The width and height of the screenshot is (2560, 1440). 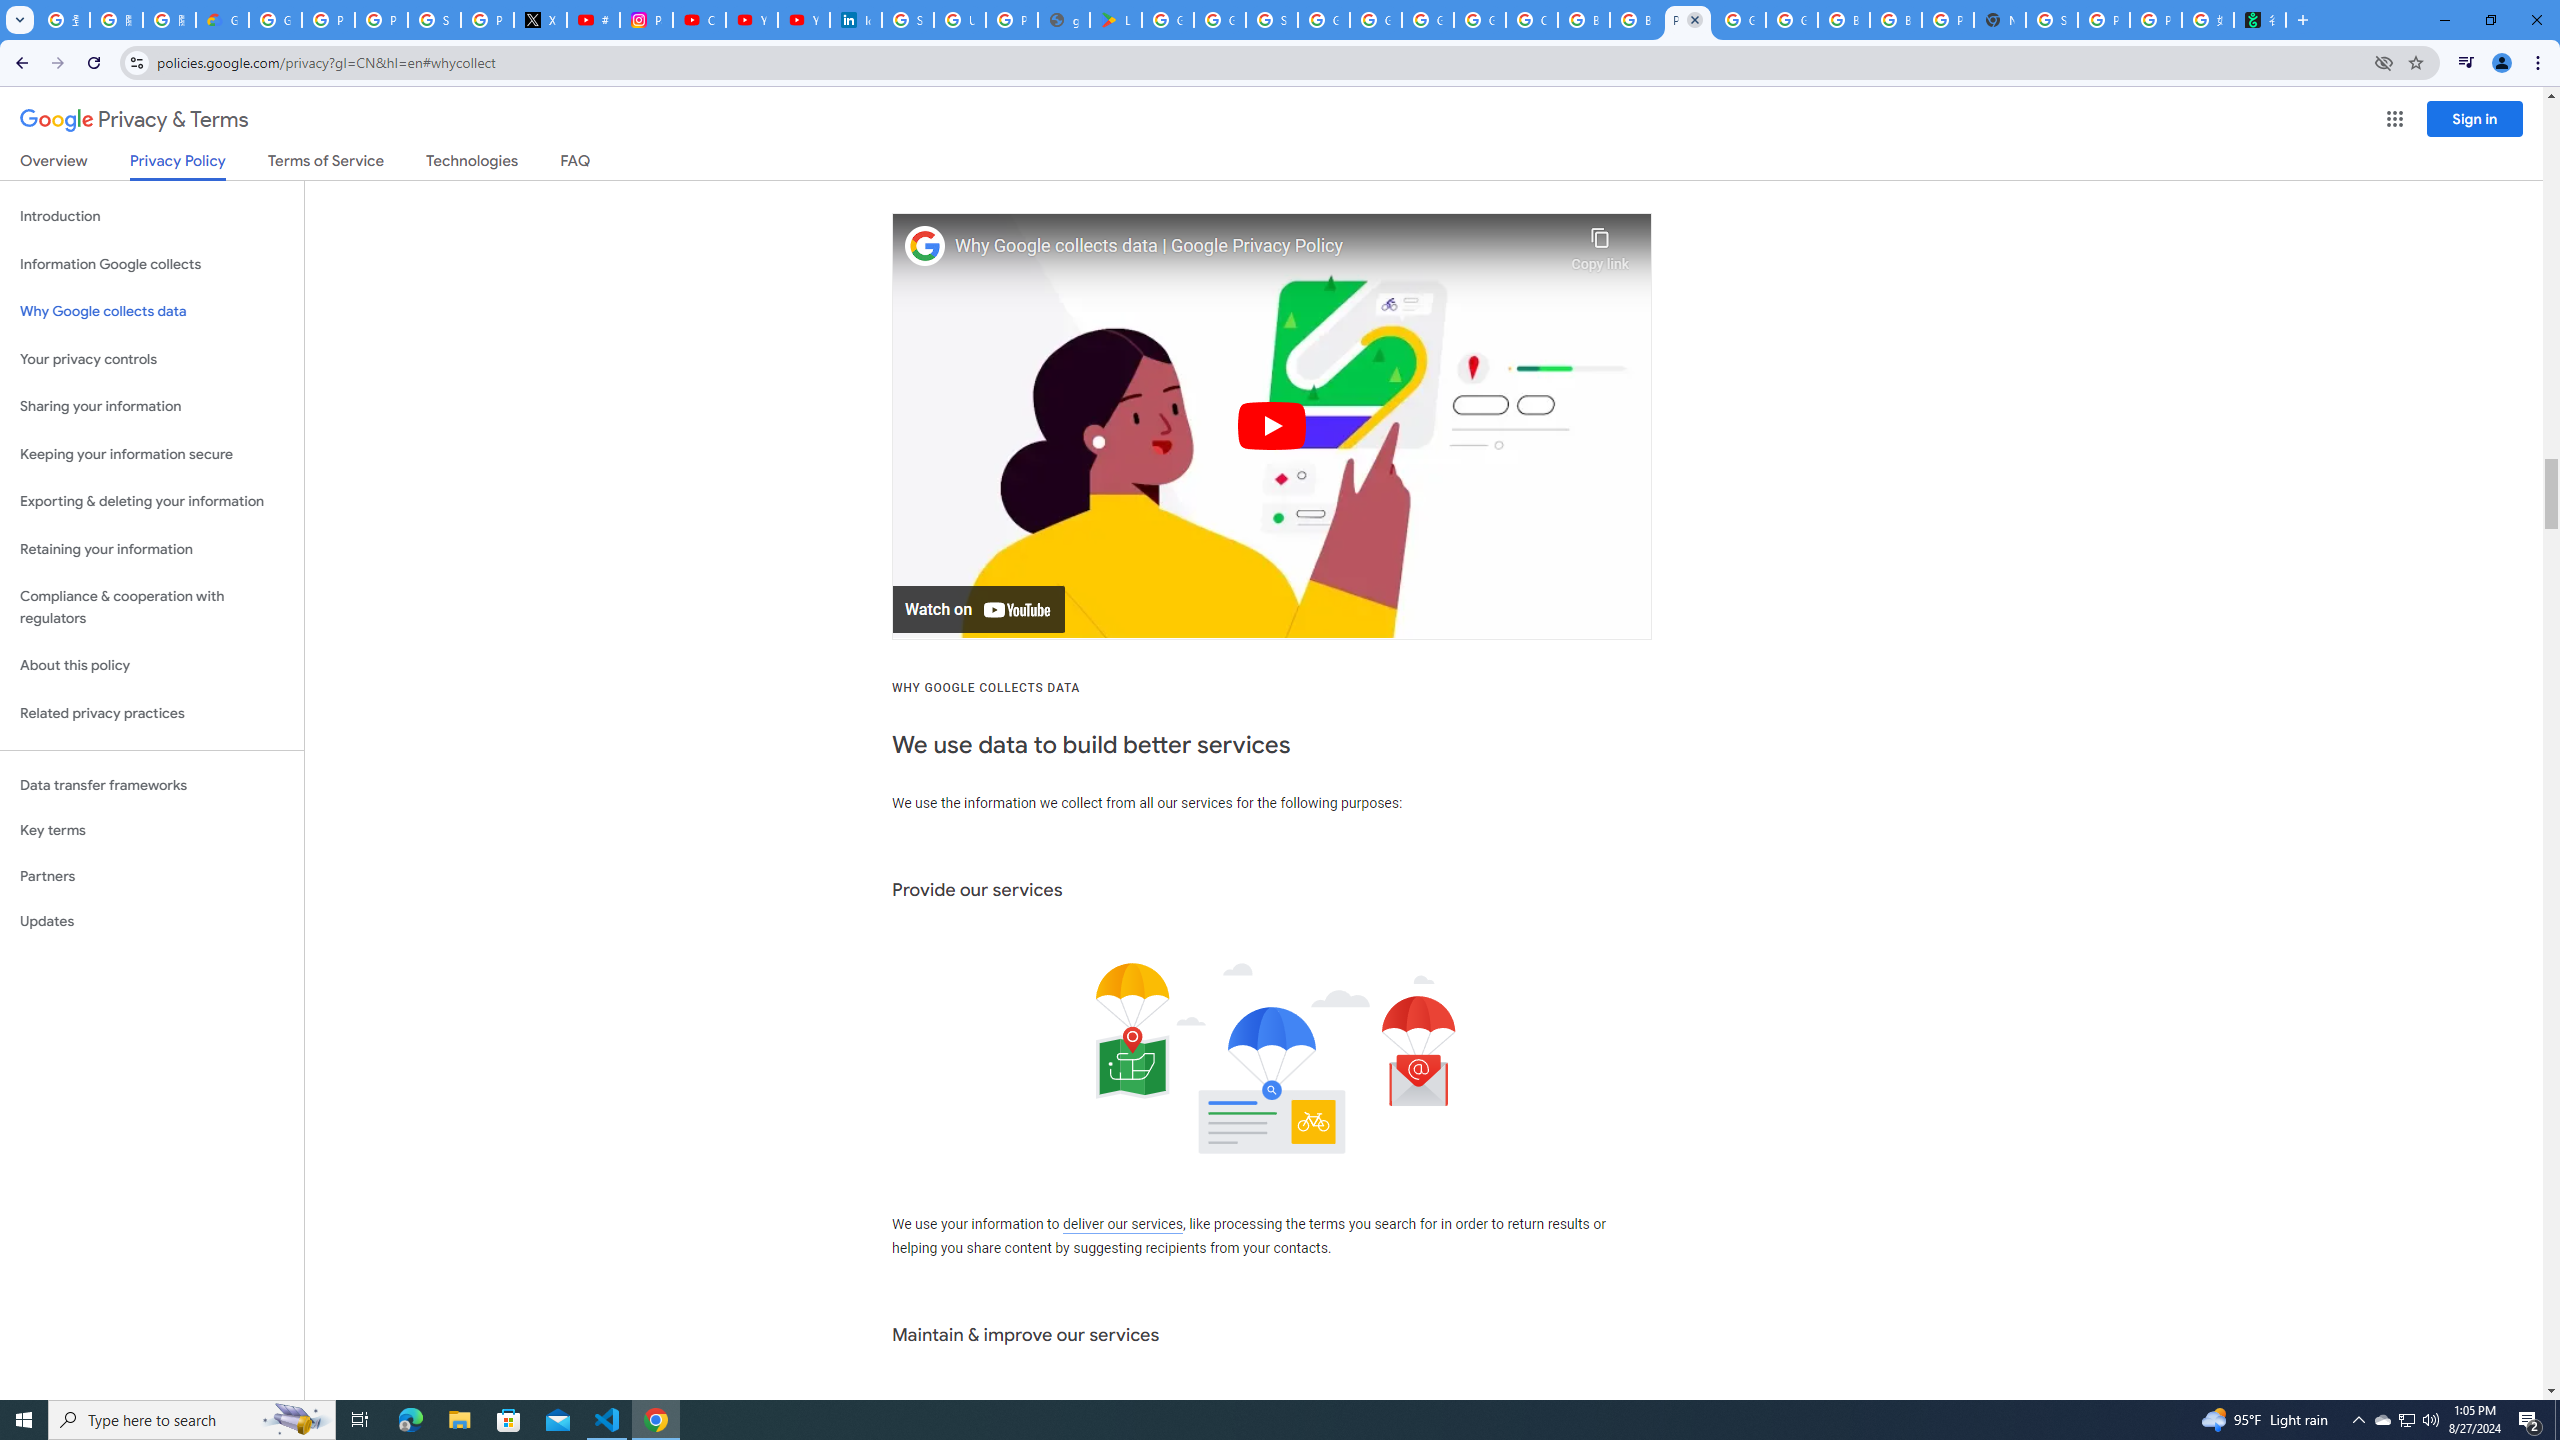 I want to click on 'Watch on YouTube', so click(x=978, y=608).